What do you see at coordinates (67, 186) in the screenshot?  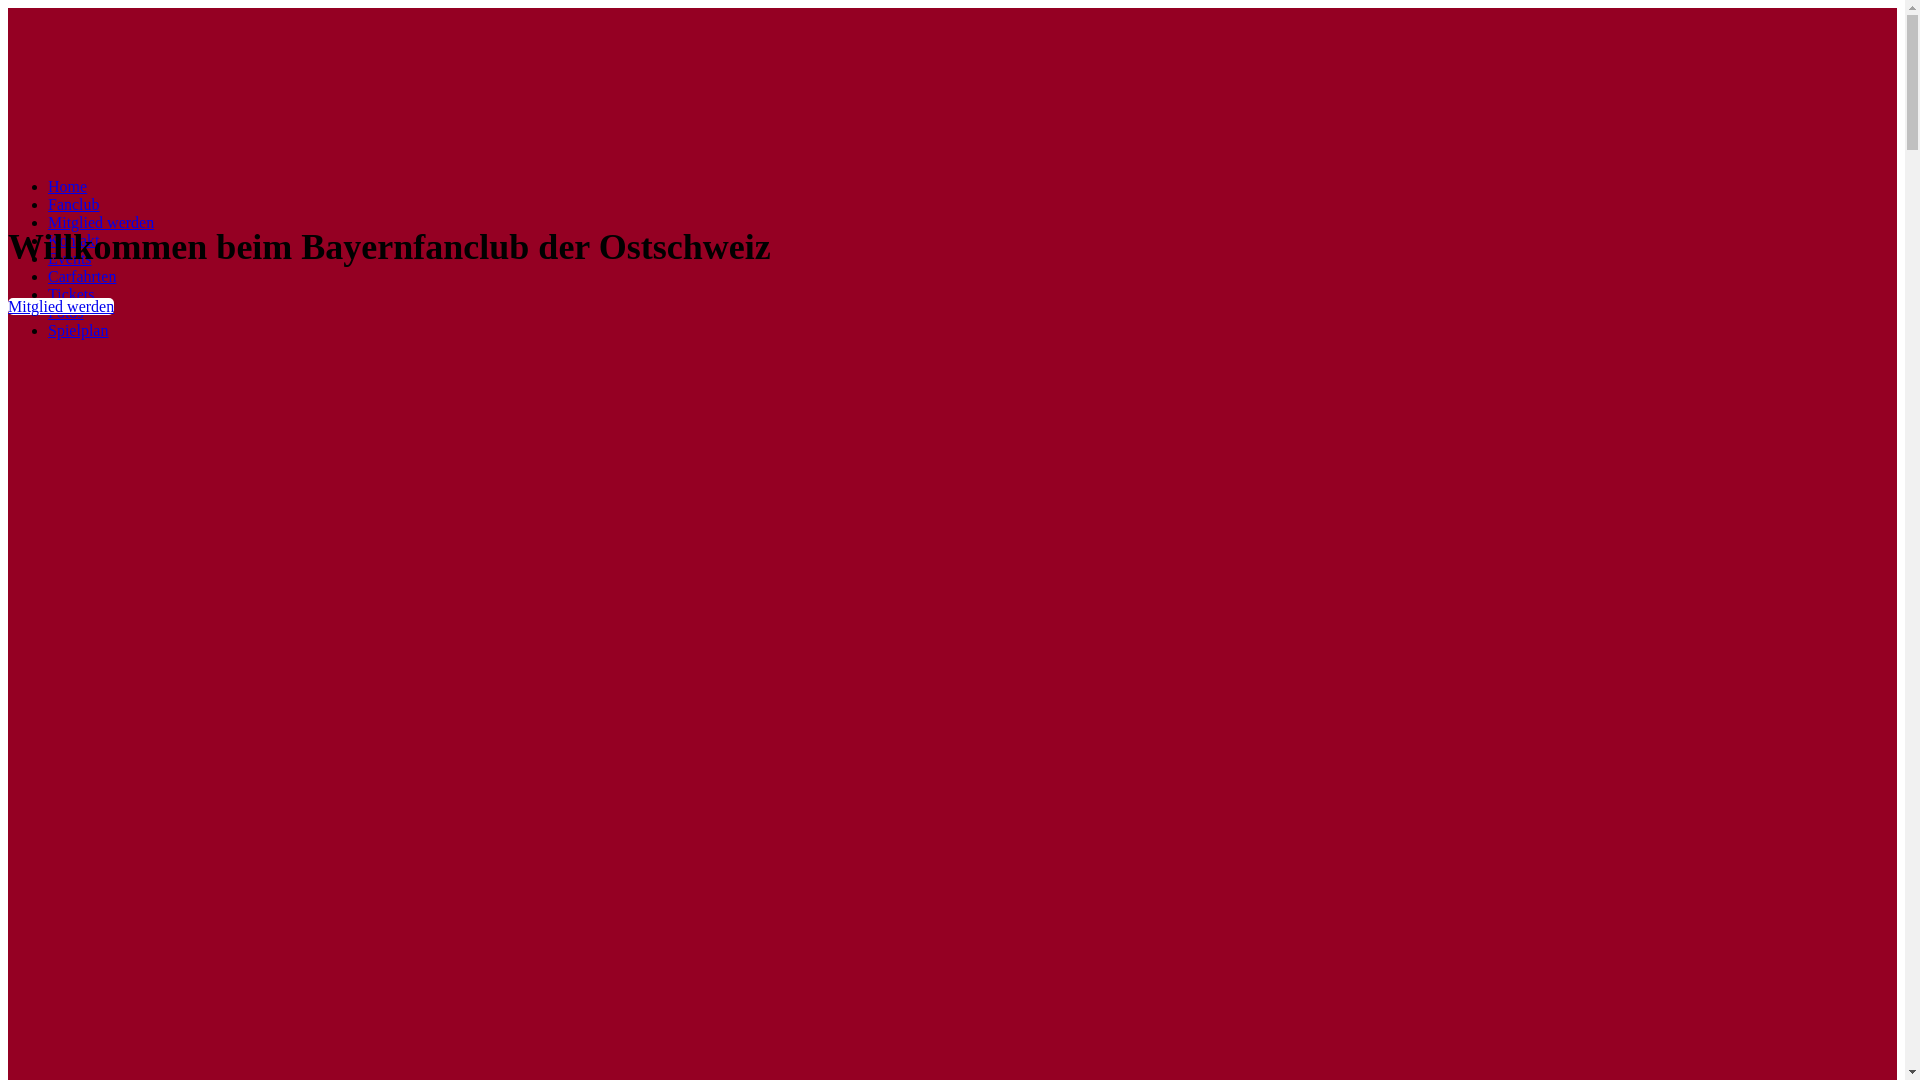 I see `'Home'` at bounding box center [67, 186].